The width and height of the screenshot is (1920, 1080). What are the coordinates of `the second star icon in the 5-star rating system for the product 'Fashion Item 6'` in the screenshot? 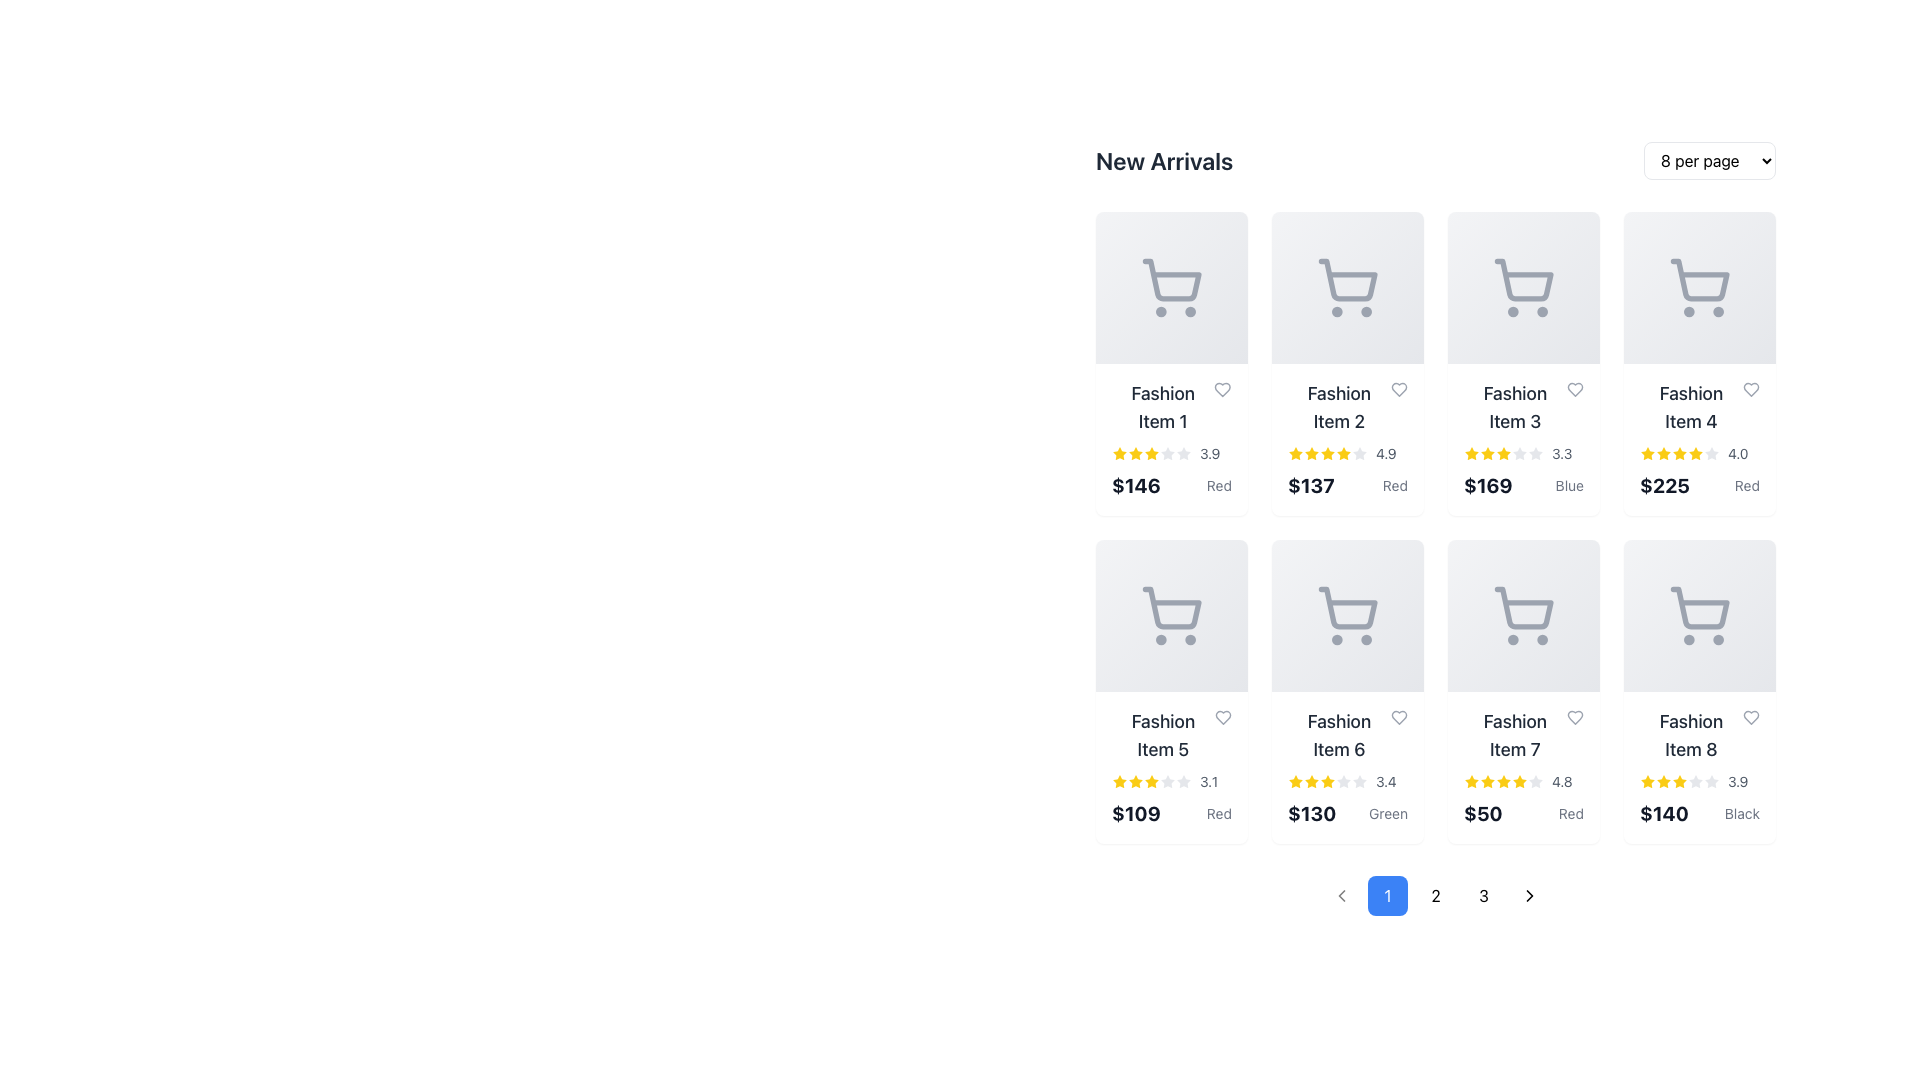 It's located at (1328, 780).